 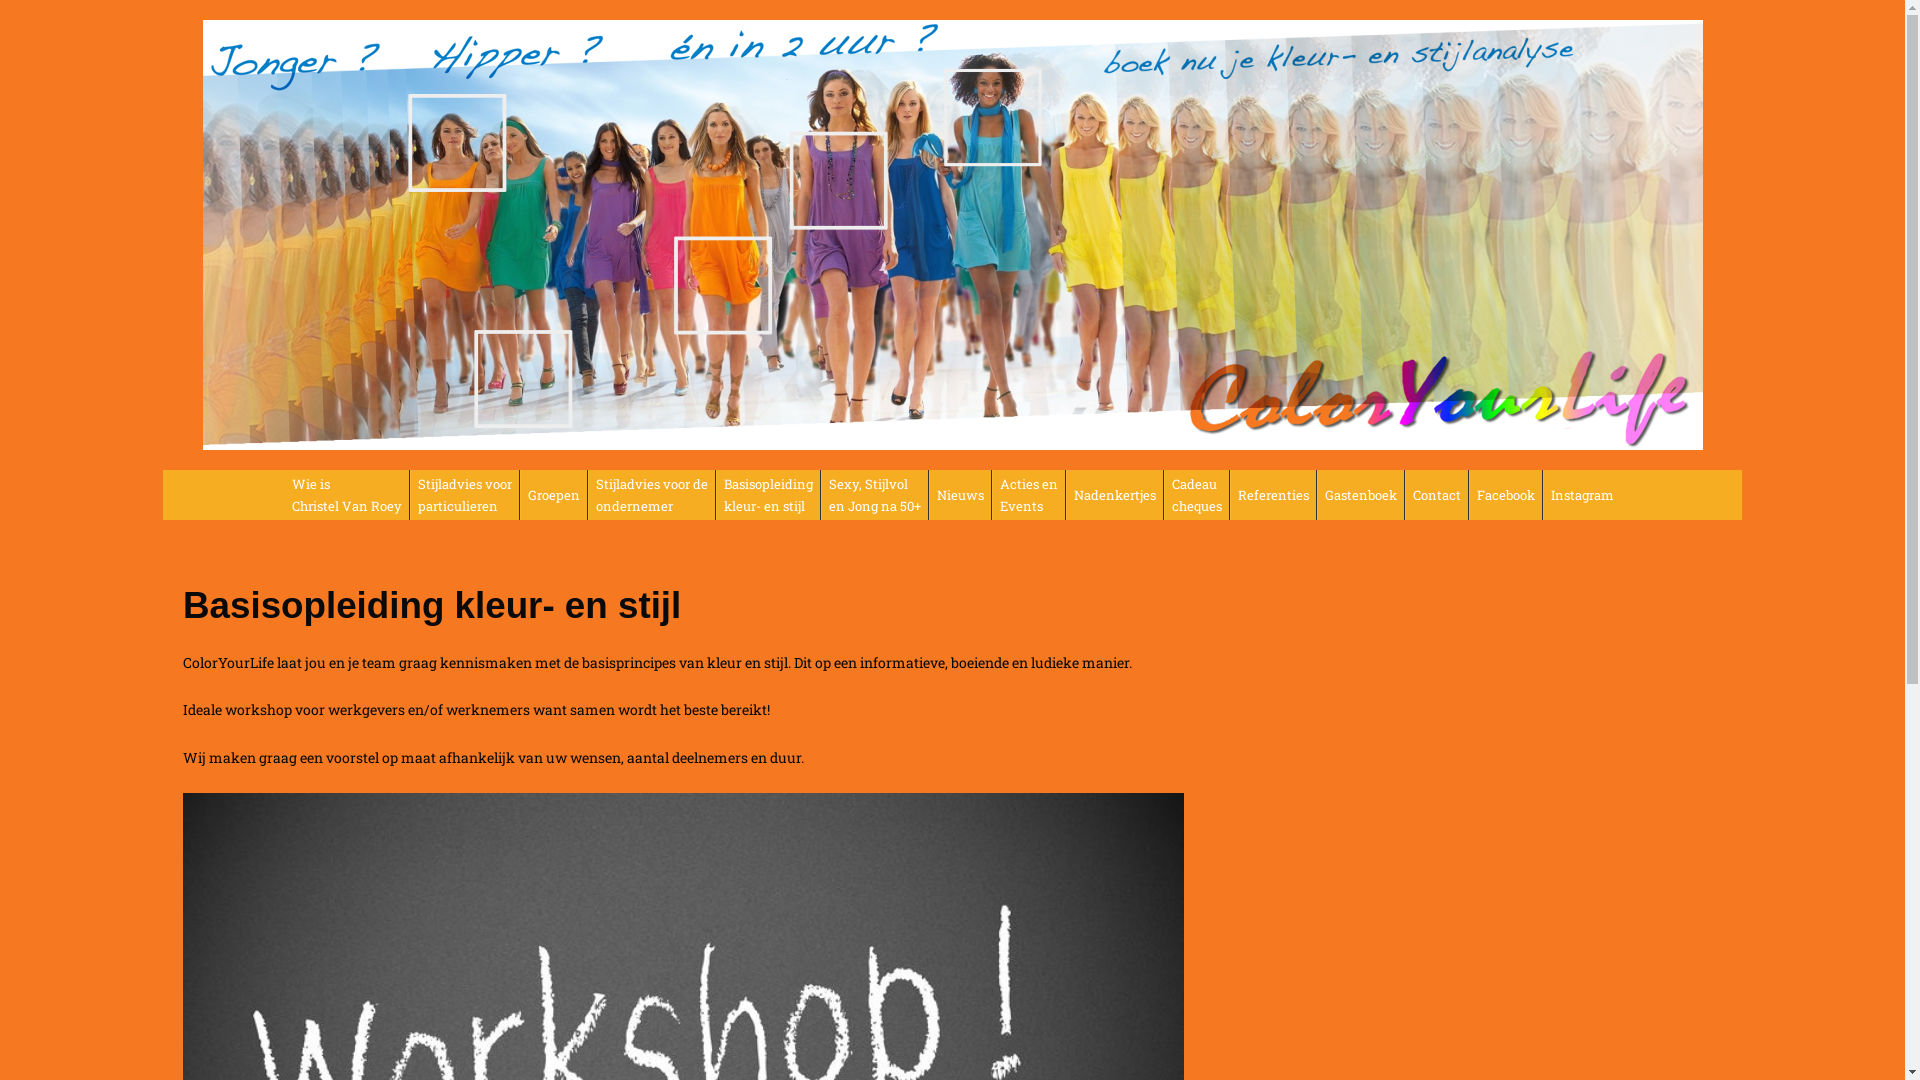 What do you see at coordinates (1028, 494) in the screenshot?
I see `'Acties en` at bounding box center [1028, 494].